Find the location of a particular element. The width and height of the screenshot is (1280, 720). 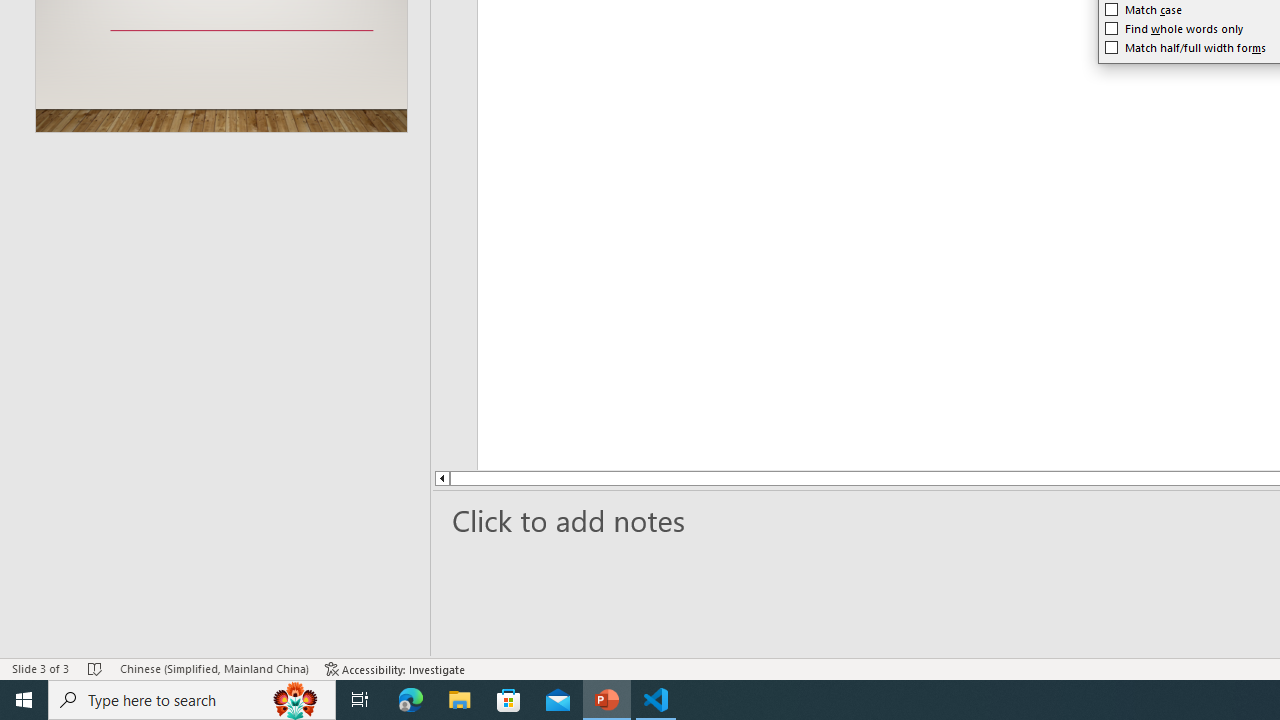

'Type here to search' is located at coordinates (192, 698).